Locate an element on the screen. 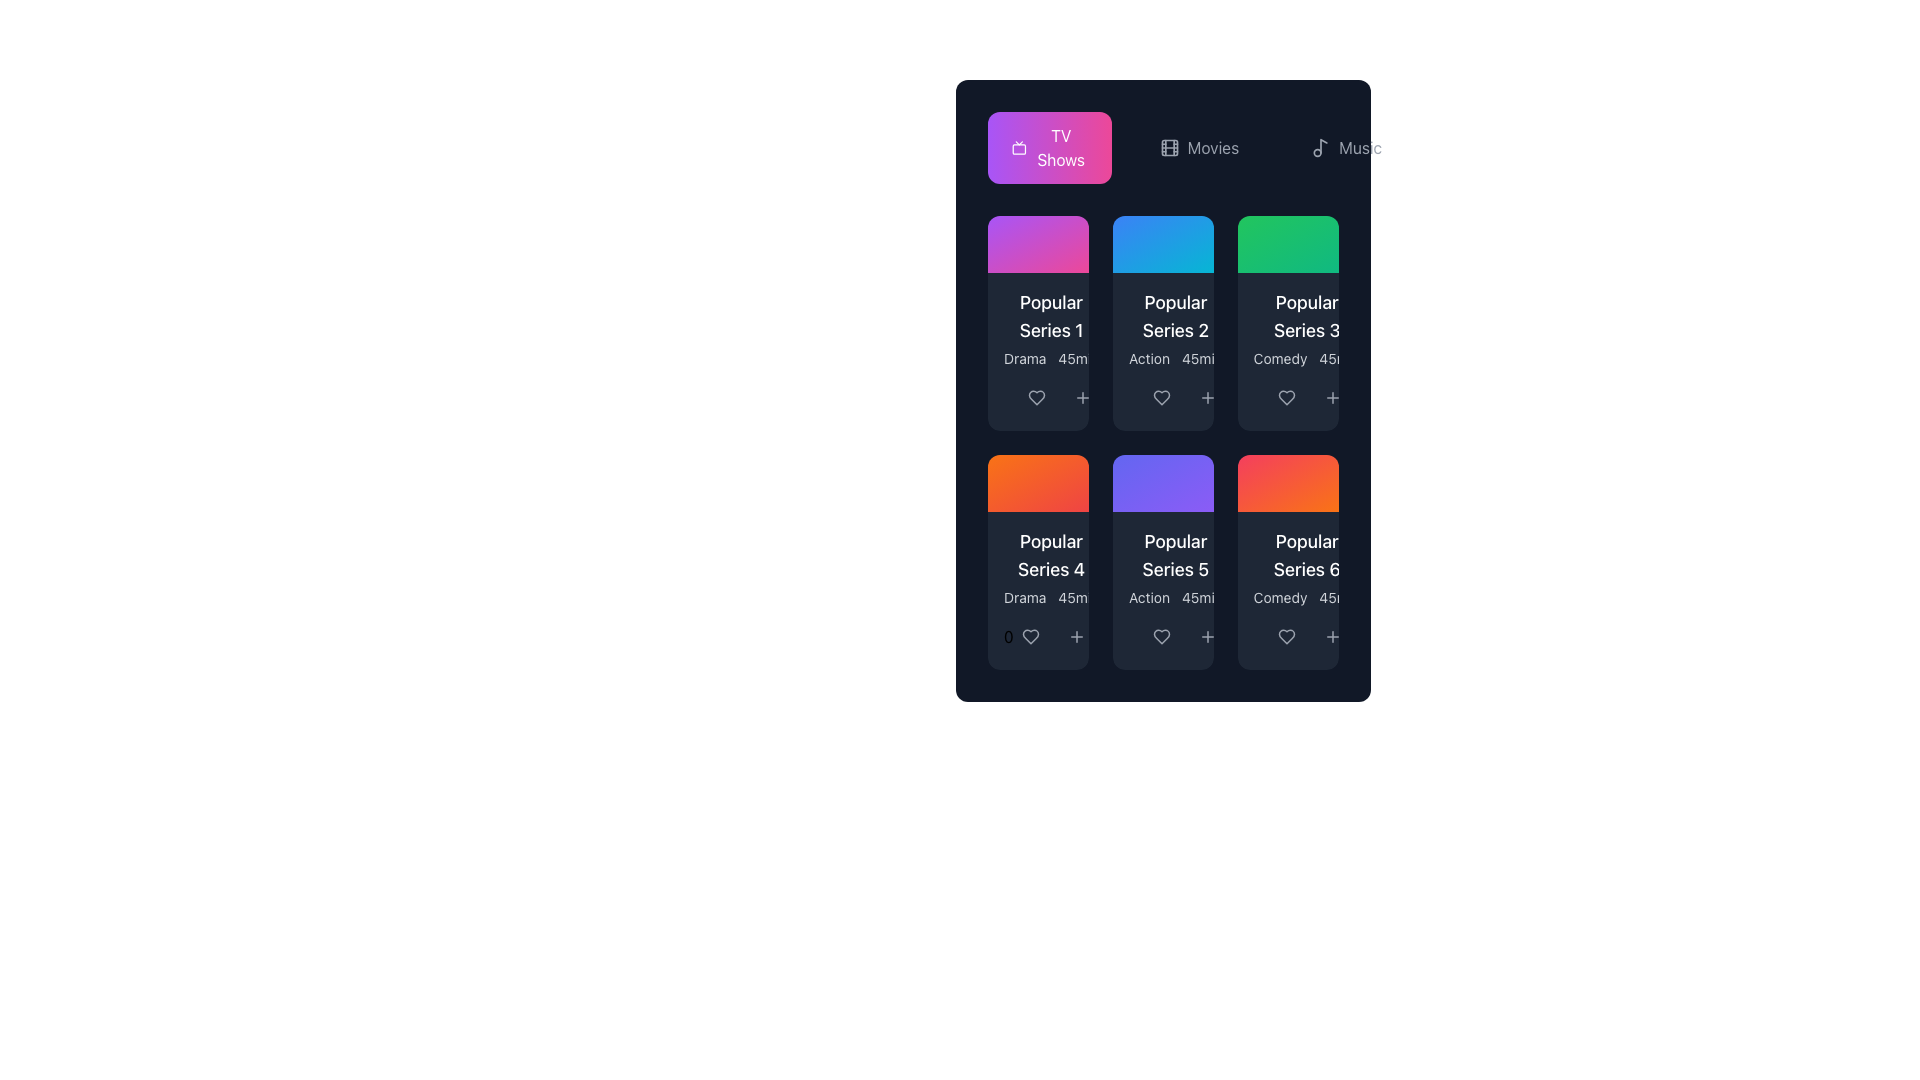  the heart icon button in the 'Popular Series 5' section is located at coordinates (1161, 636).